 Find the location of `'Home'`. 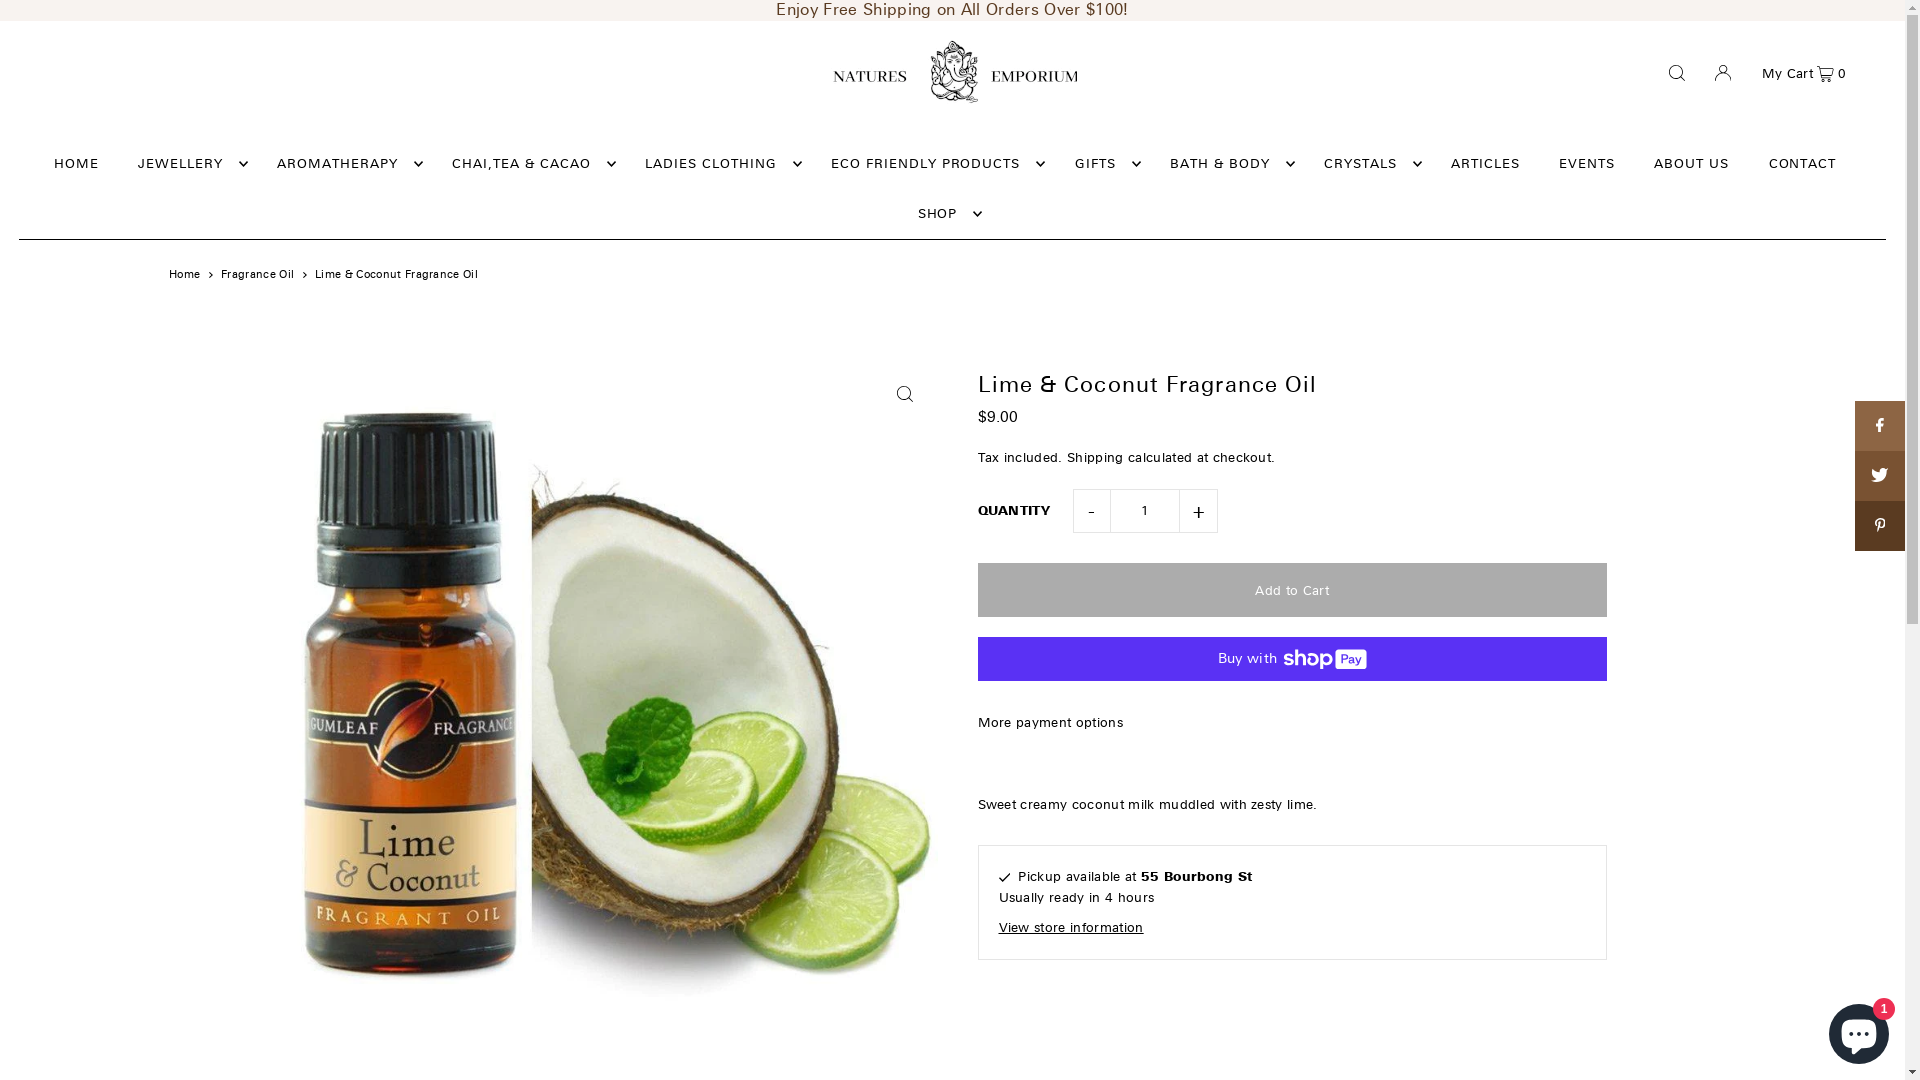

'Home' is located at coordinates (184, 274).